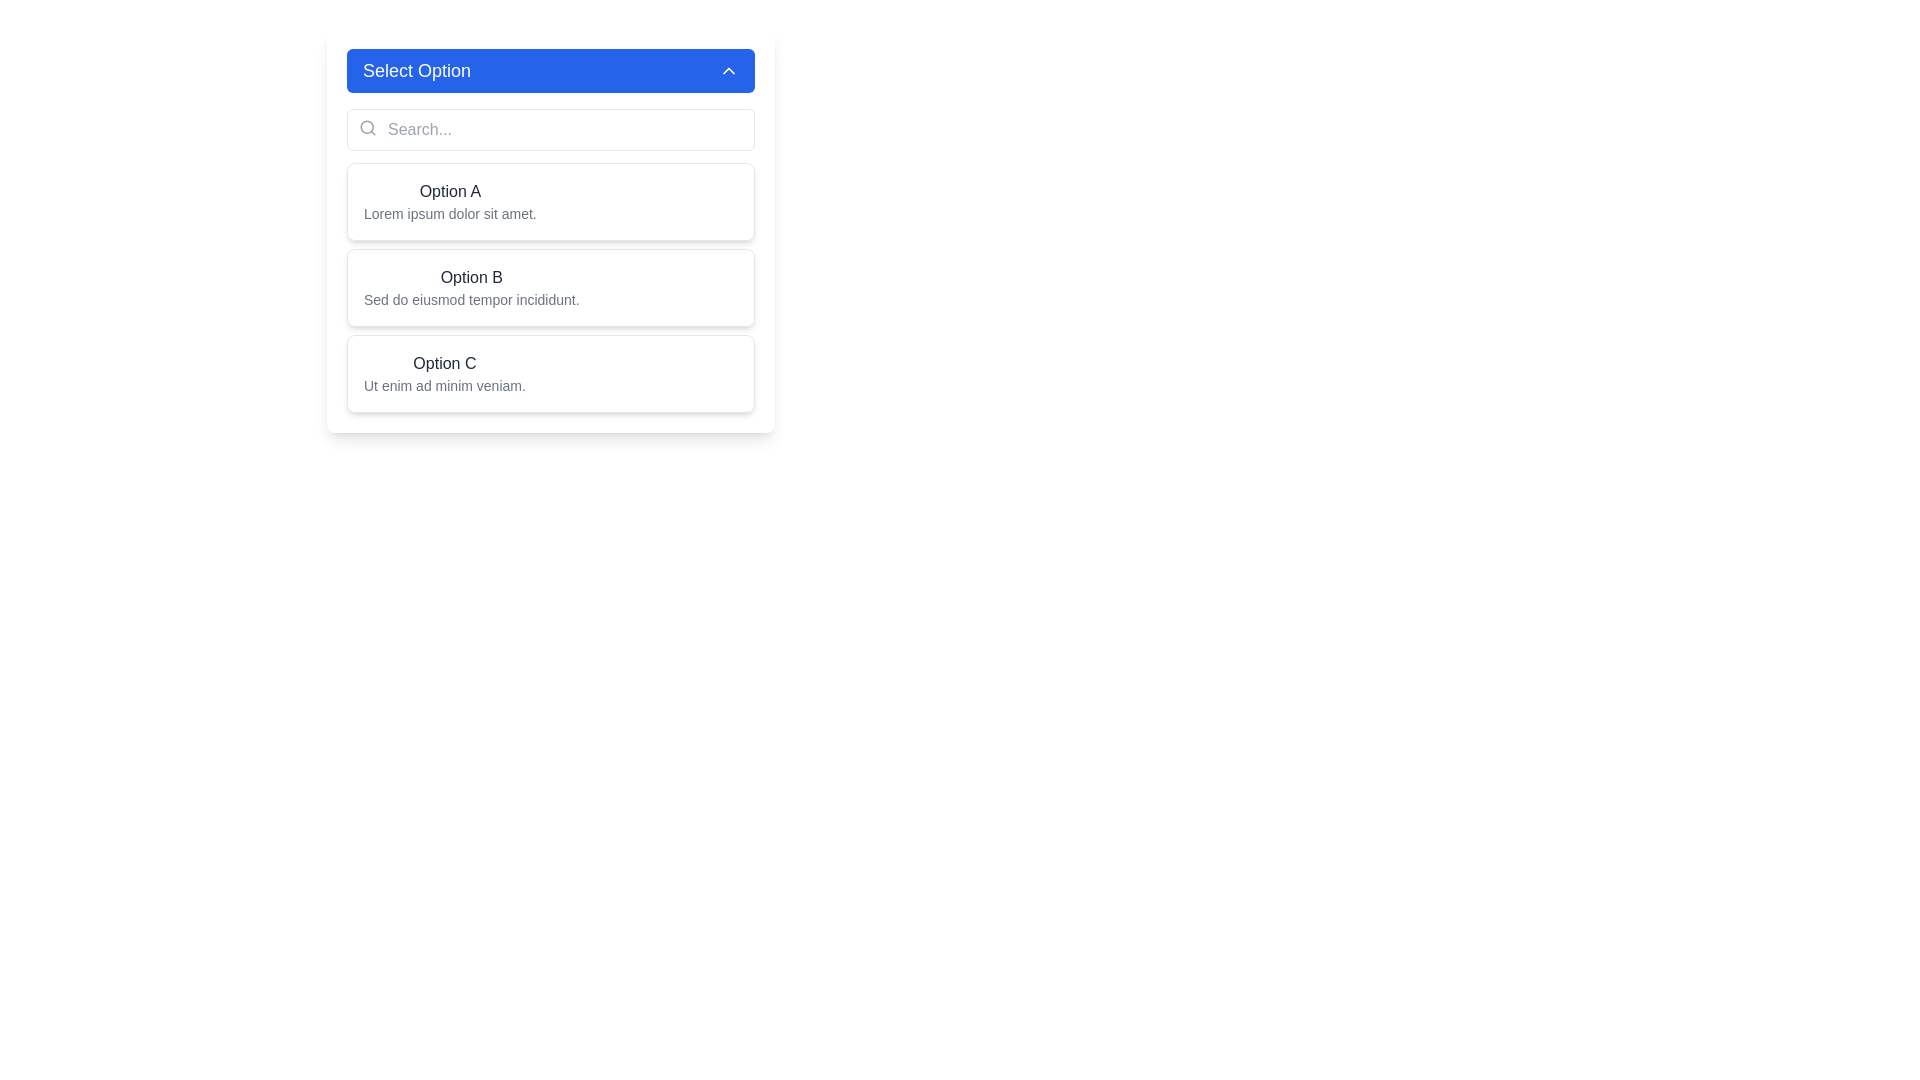 The height and width of the screenshot is (1080, 1920). What do you see at coordinates (449, 213) in the screenshot?
I see `the static text displaying 'Lorem ipsum dolor sit amet.' located beneath the 'Option A' label in the dropdown menu` at bounding box center [449, 213].